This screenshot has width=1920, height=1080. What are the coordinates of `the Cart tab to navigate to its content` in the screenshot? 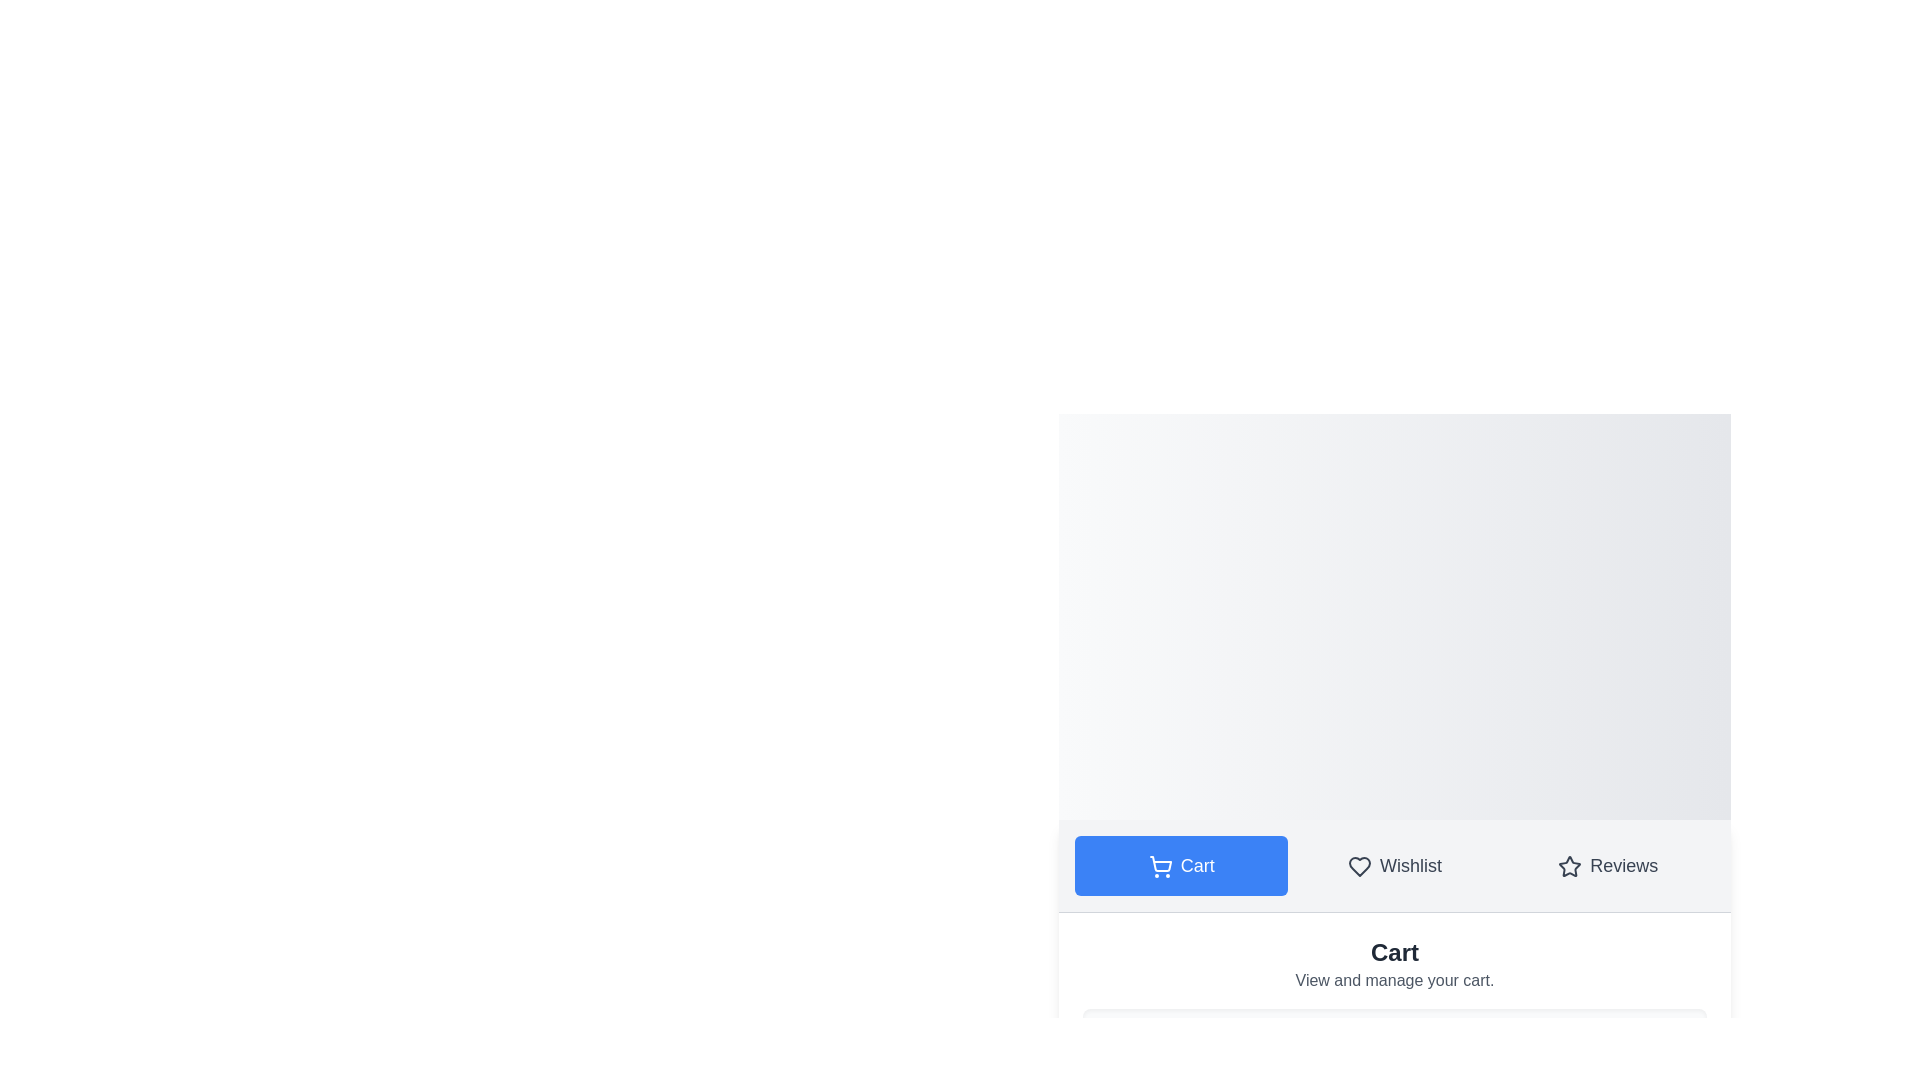 It's located at (1181, 864).